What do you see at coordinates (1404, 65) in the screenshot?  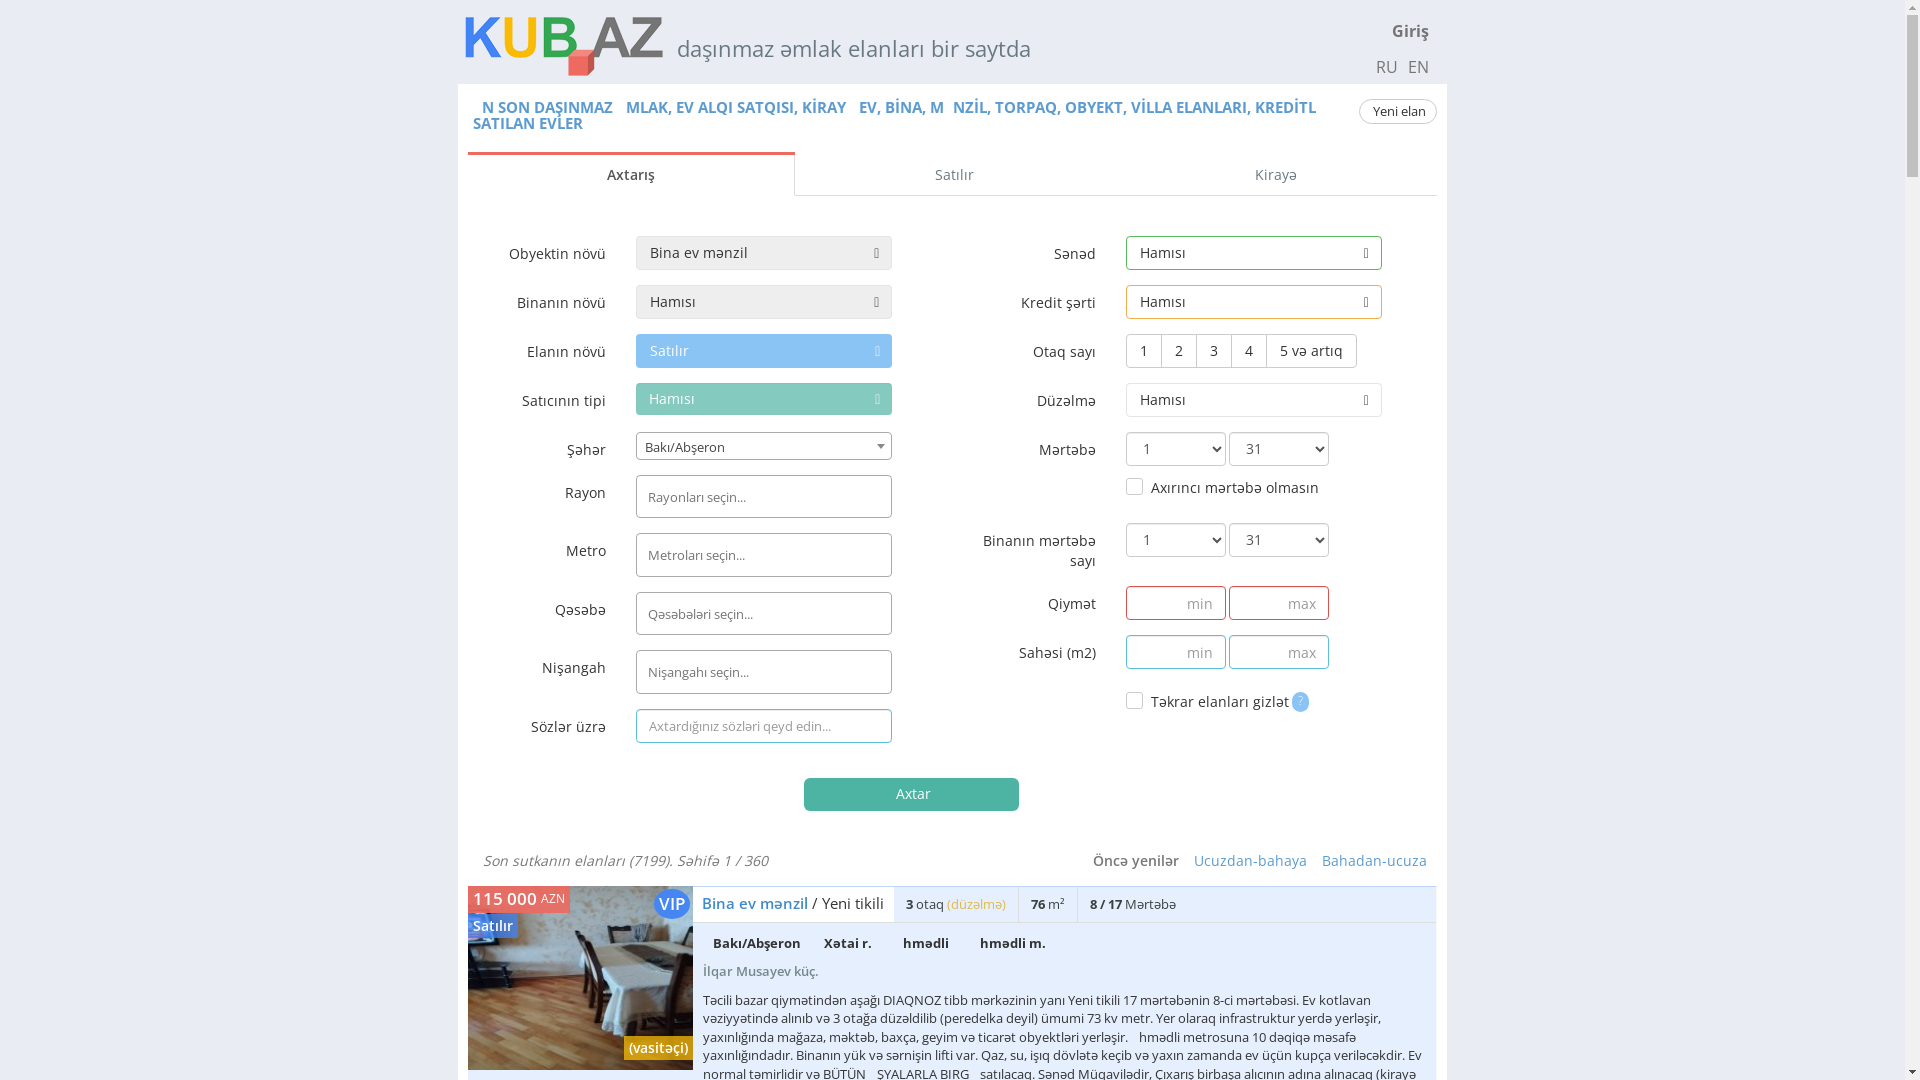 I see `'EN'` at bounding box center [1404, 65].